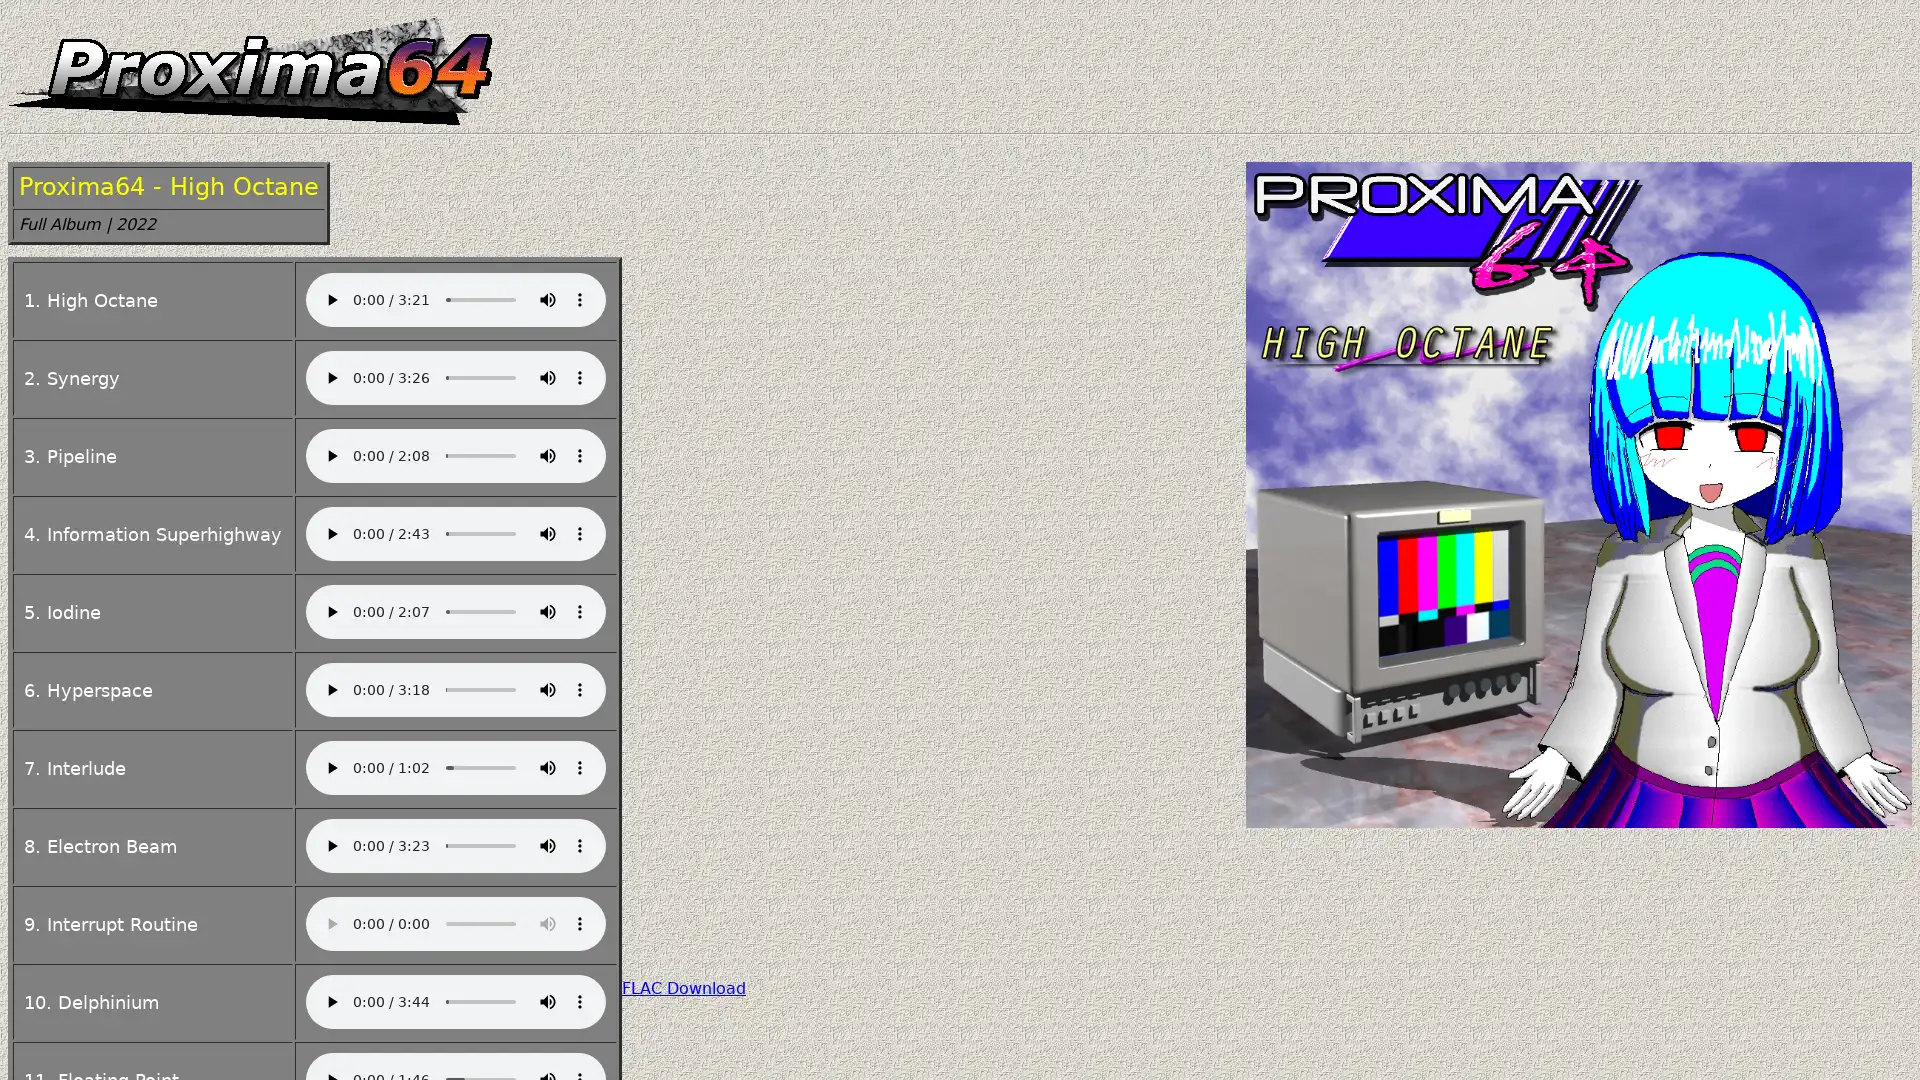 Image resolution: width=1920 pixels, height=1080 pixels. Describe the element at coordinates (579, 766) in the screenshot. I see `show more media controls` at that location.